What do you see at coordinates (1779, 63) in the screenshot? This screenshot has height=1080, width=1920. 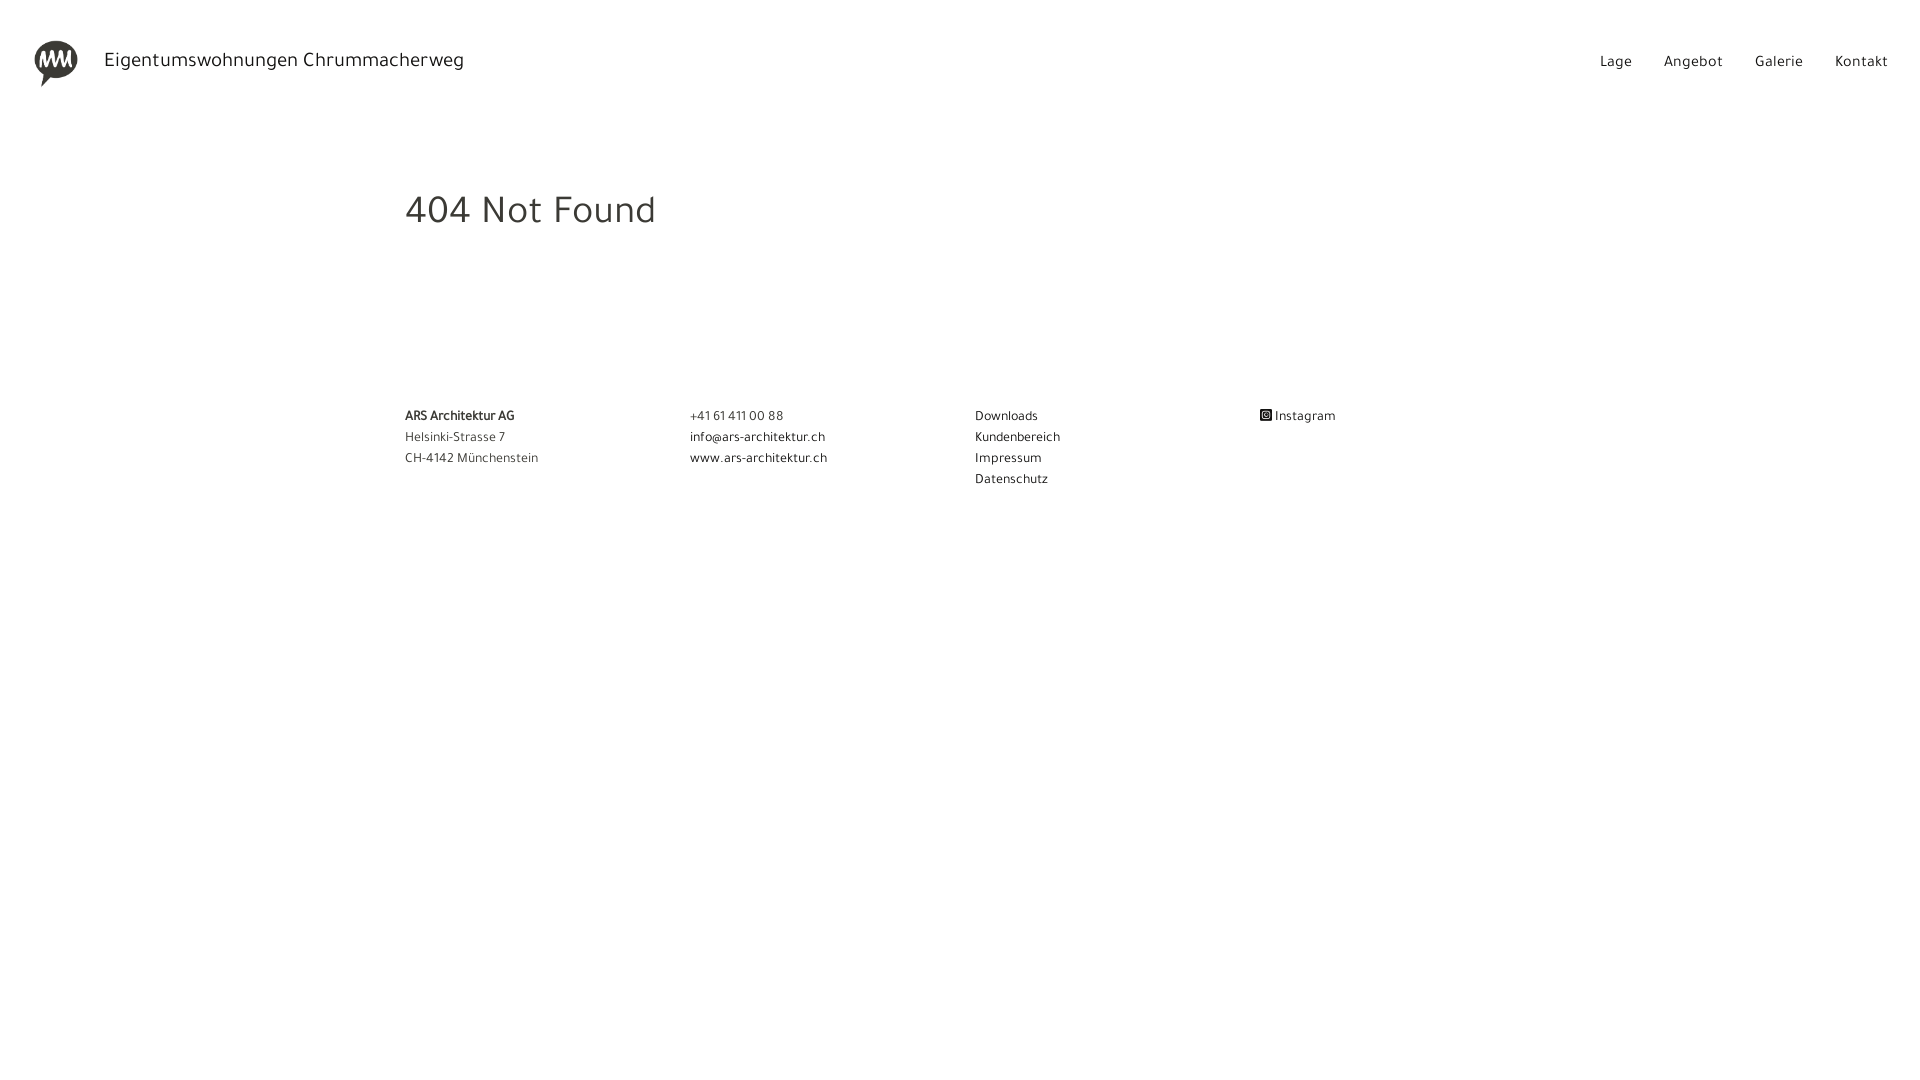 I see `'Galerie'` at bounding box center [1779, 63].